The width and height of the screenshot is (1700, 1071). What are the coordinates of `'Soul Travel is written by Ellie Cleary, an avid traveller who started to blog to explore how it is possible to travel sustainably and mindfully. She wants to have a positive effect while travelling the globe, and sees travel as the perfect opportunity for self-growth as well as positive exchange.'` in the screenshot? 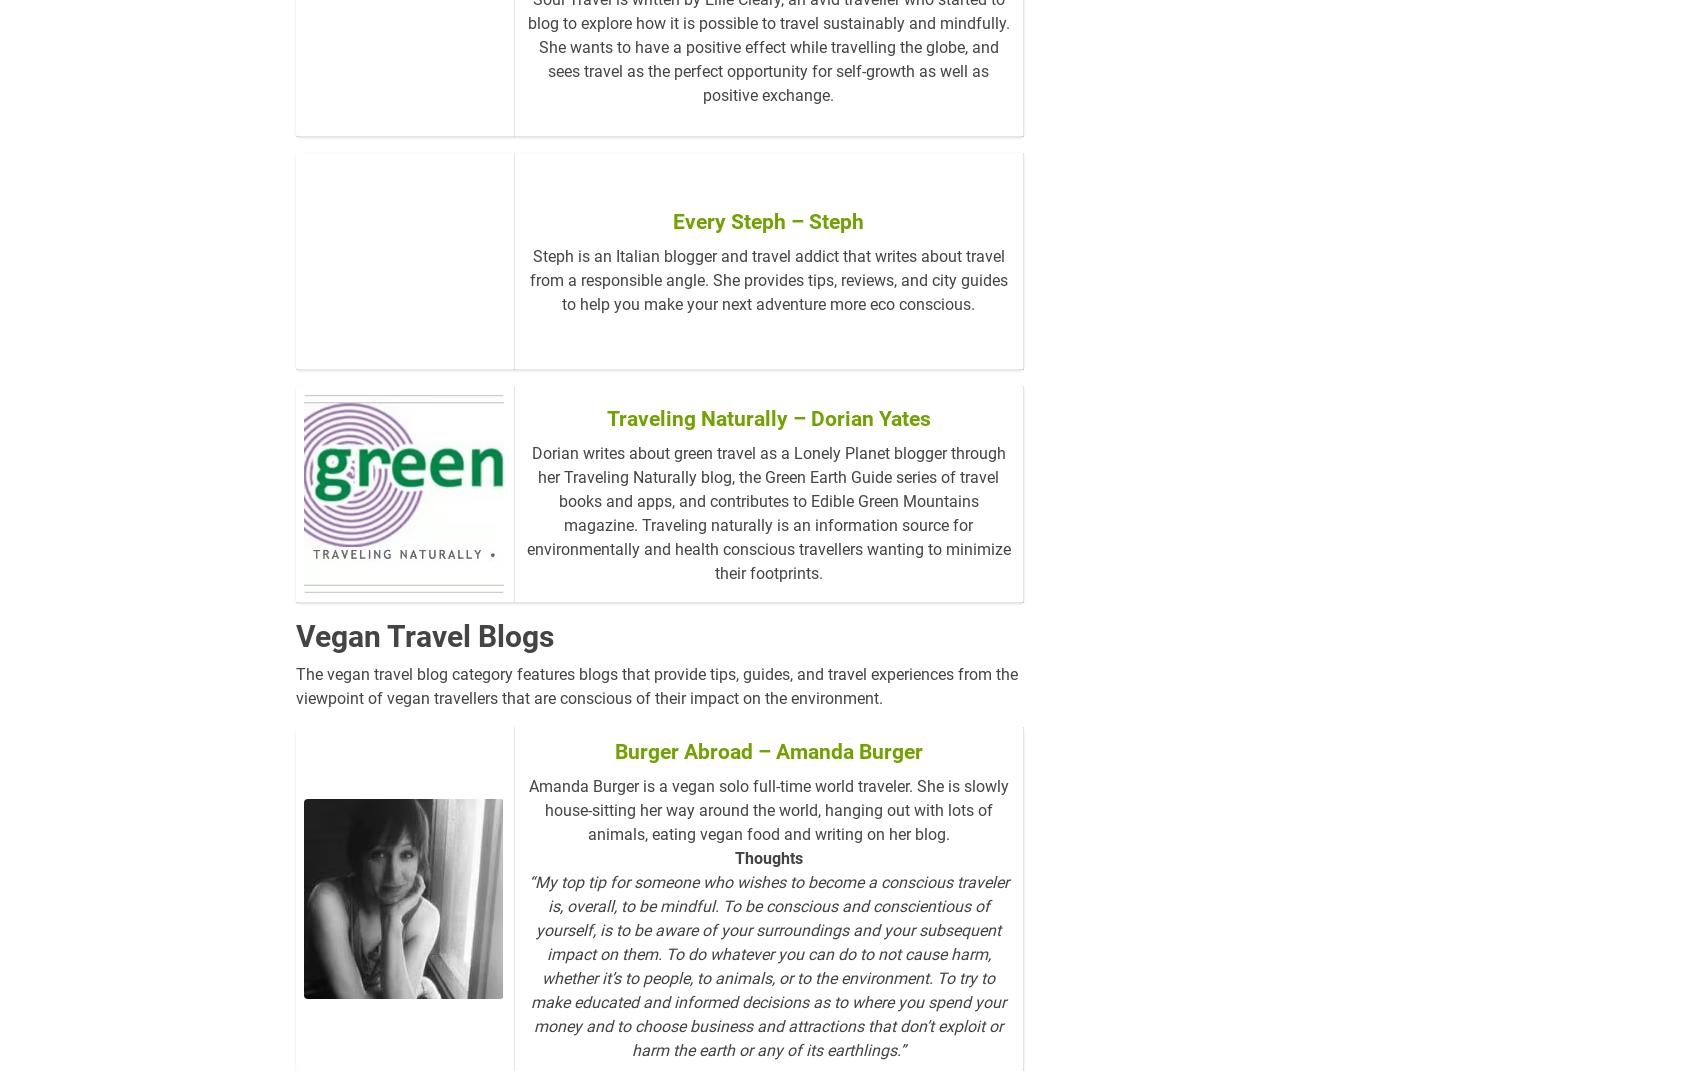 It's located at (767, 79).